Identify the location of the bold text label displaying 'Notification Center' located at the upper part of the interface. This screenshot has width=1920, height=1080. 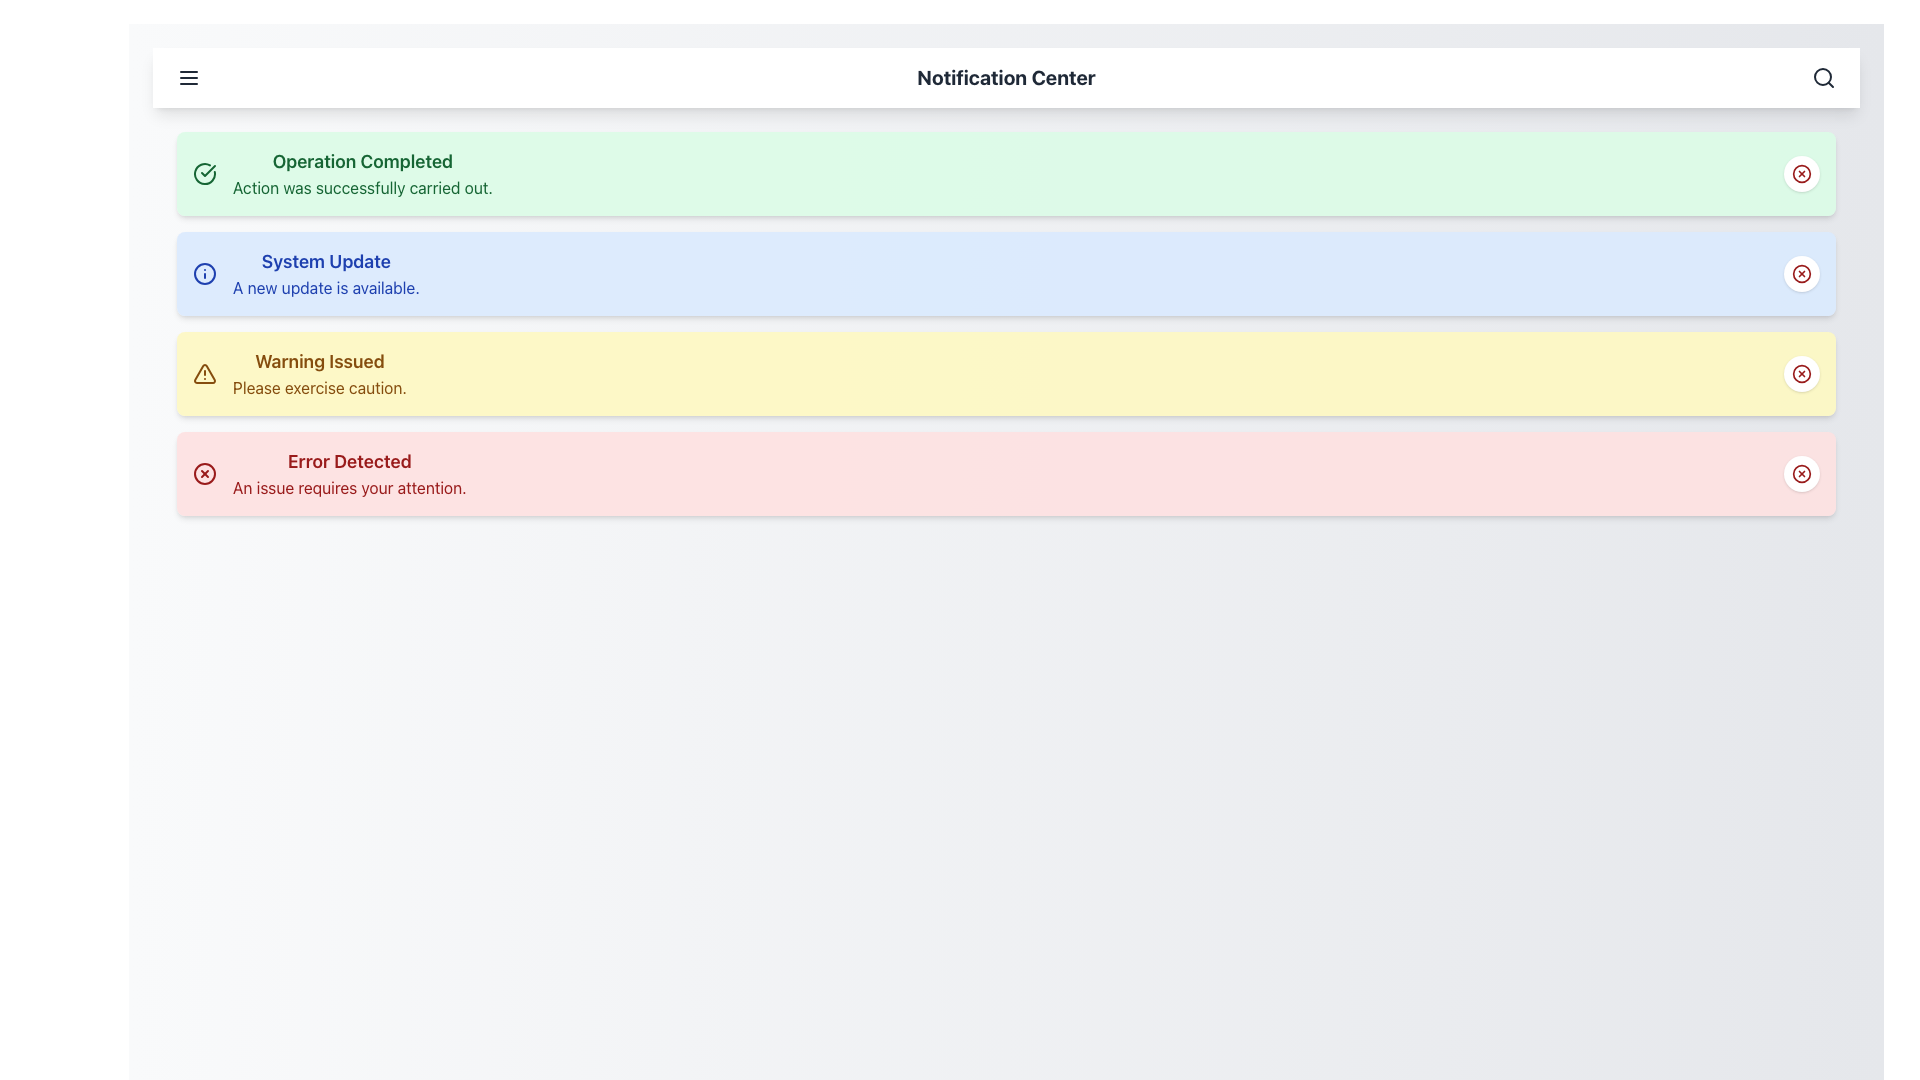
(1006, 76).